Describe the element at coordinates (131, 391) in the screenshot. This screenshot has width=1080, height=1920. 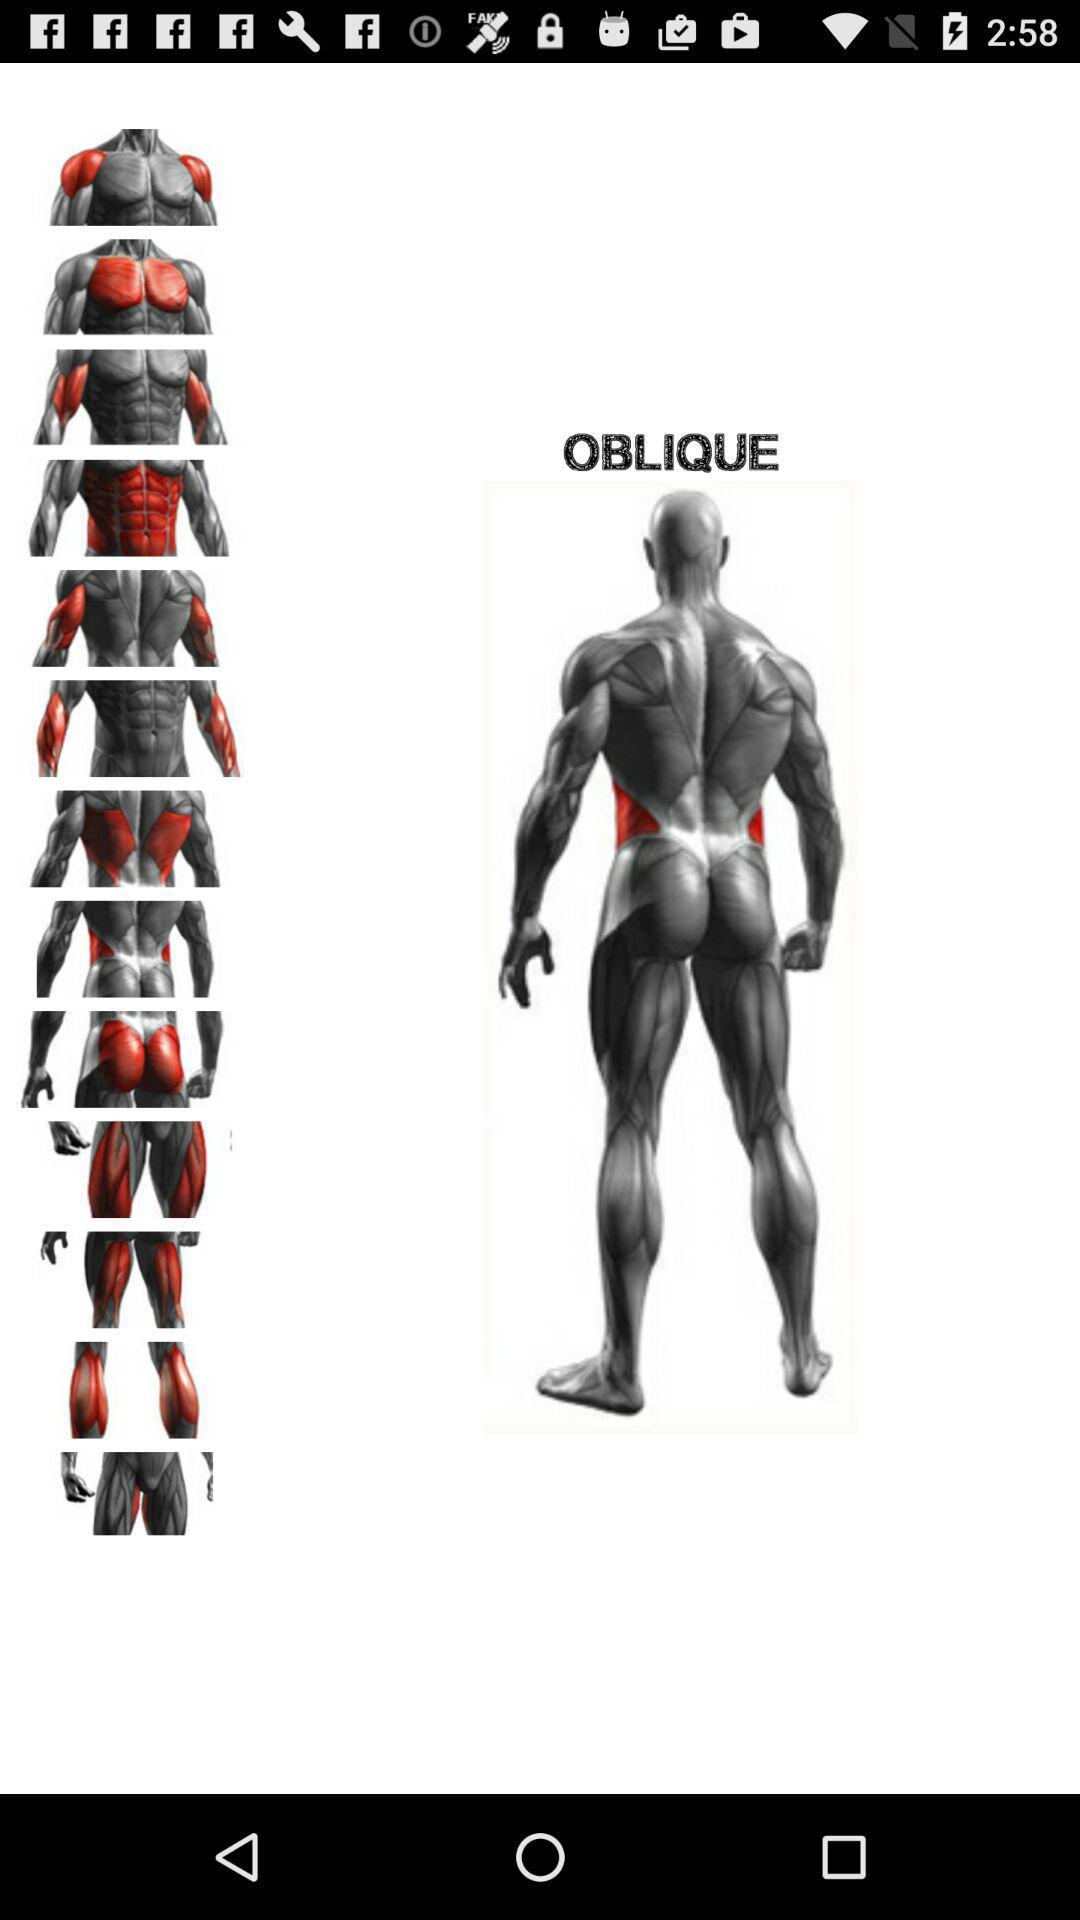
I see `choose body part biceps` at that location.